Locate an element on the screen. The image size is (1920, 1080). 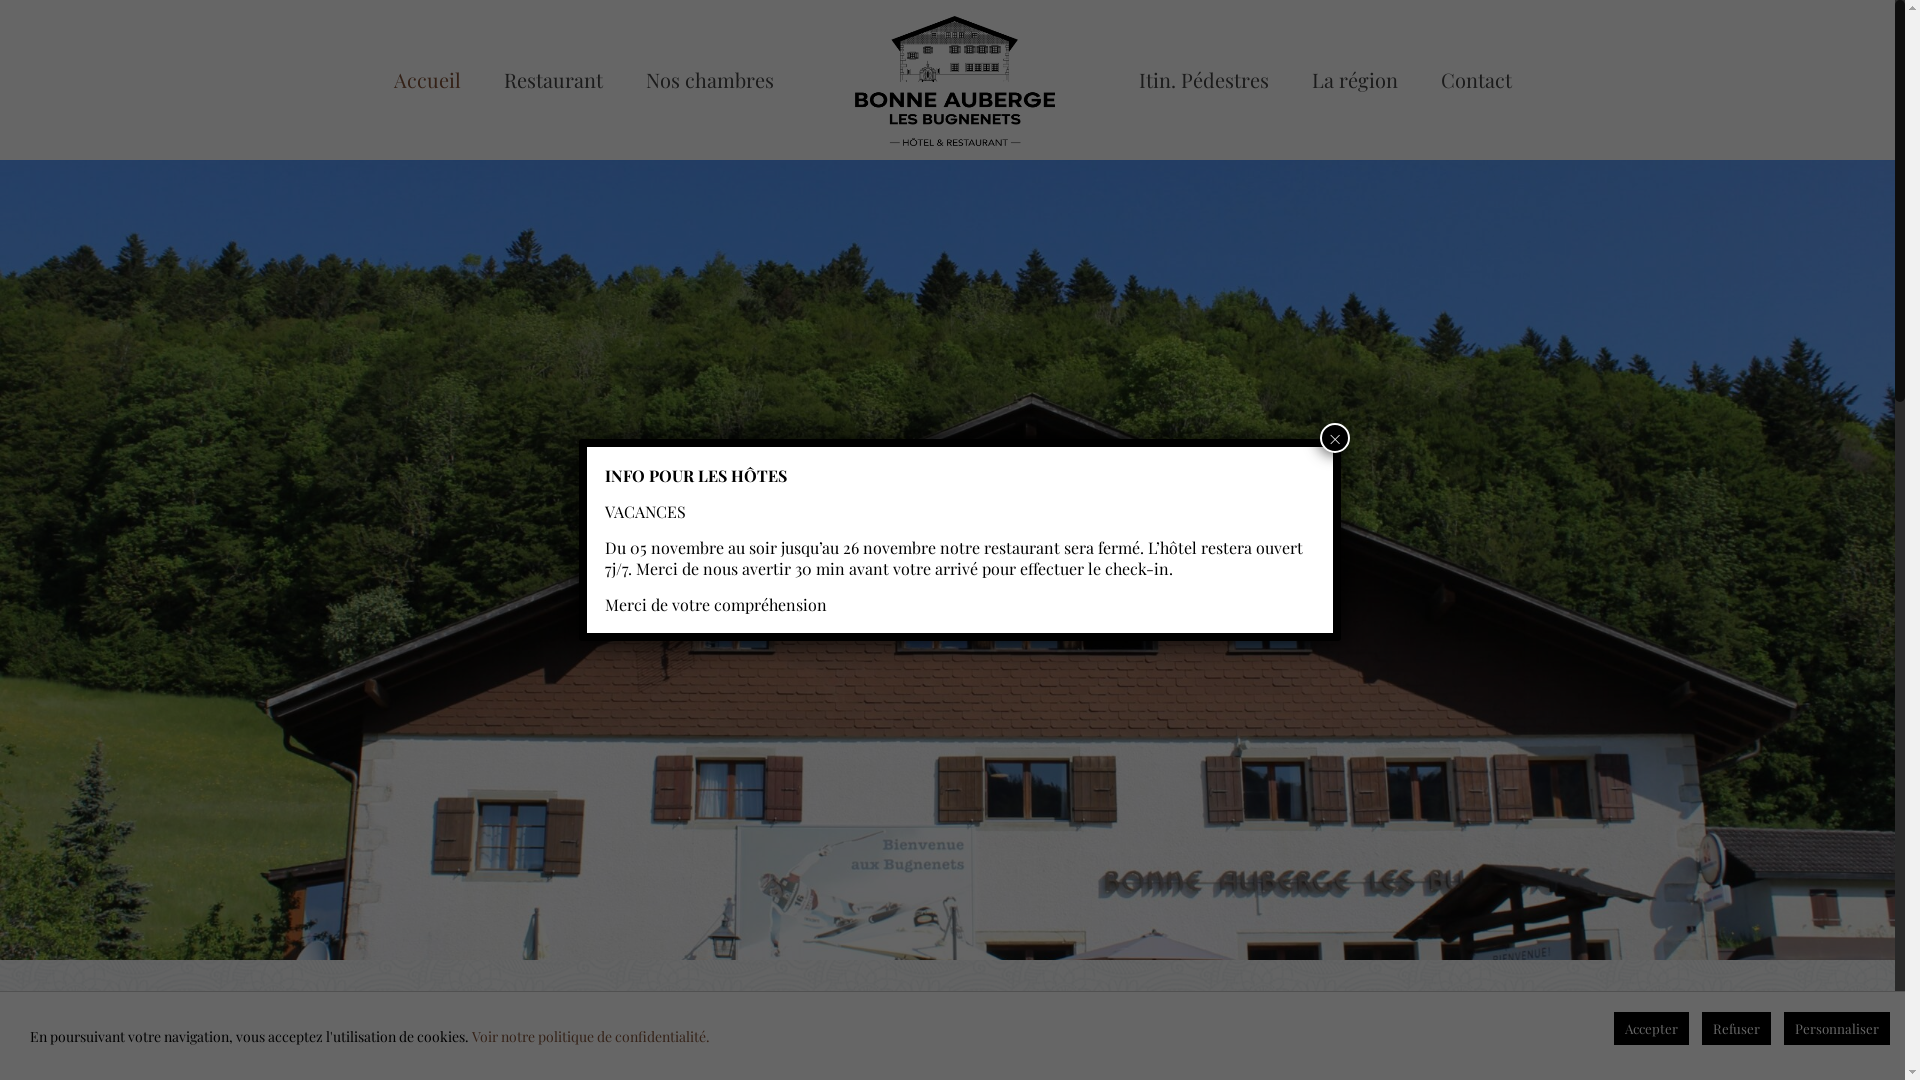
'Restaurant' is located at coordinates (484, 79).